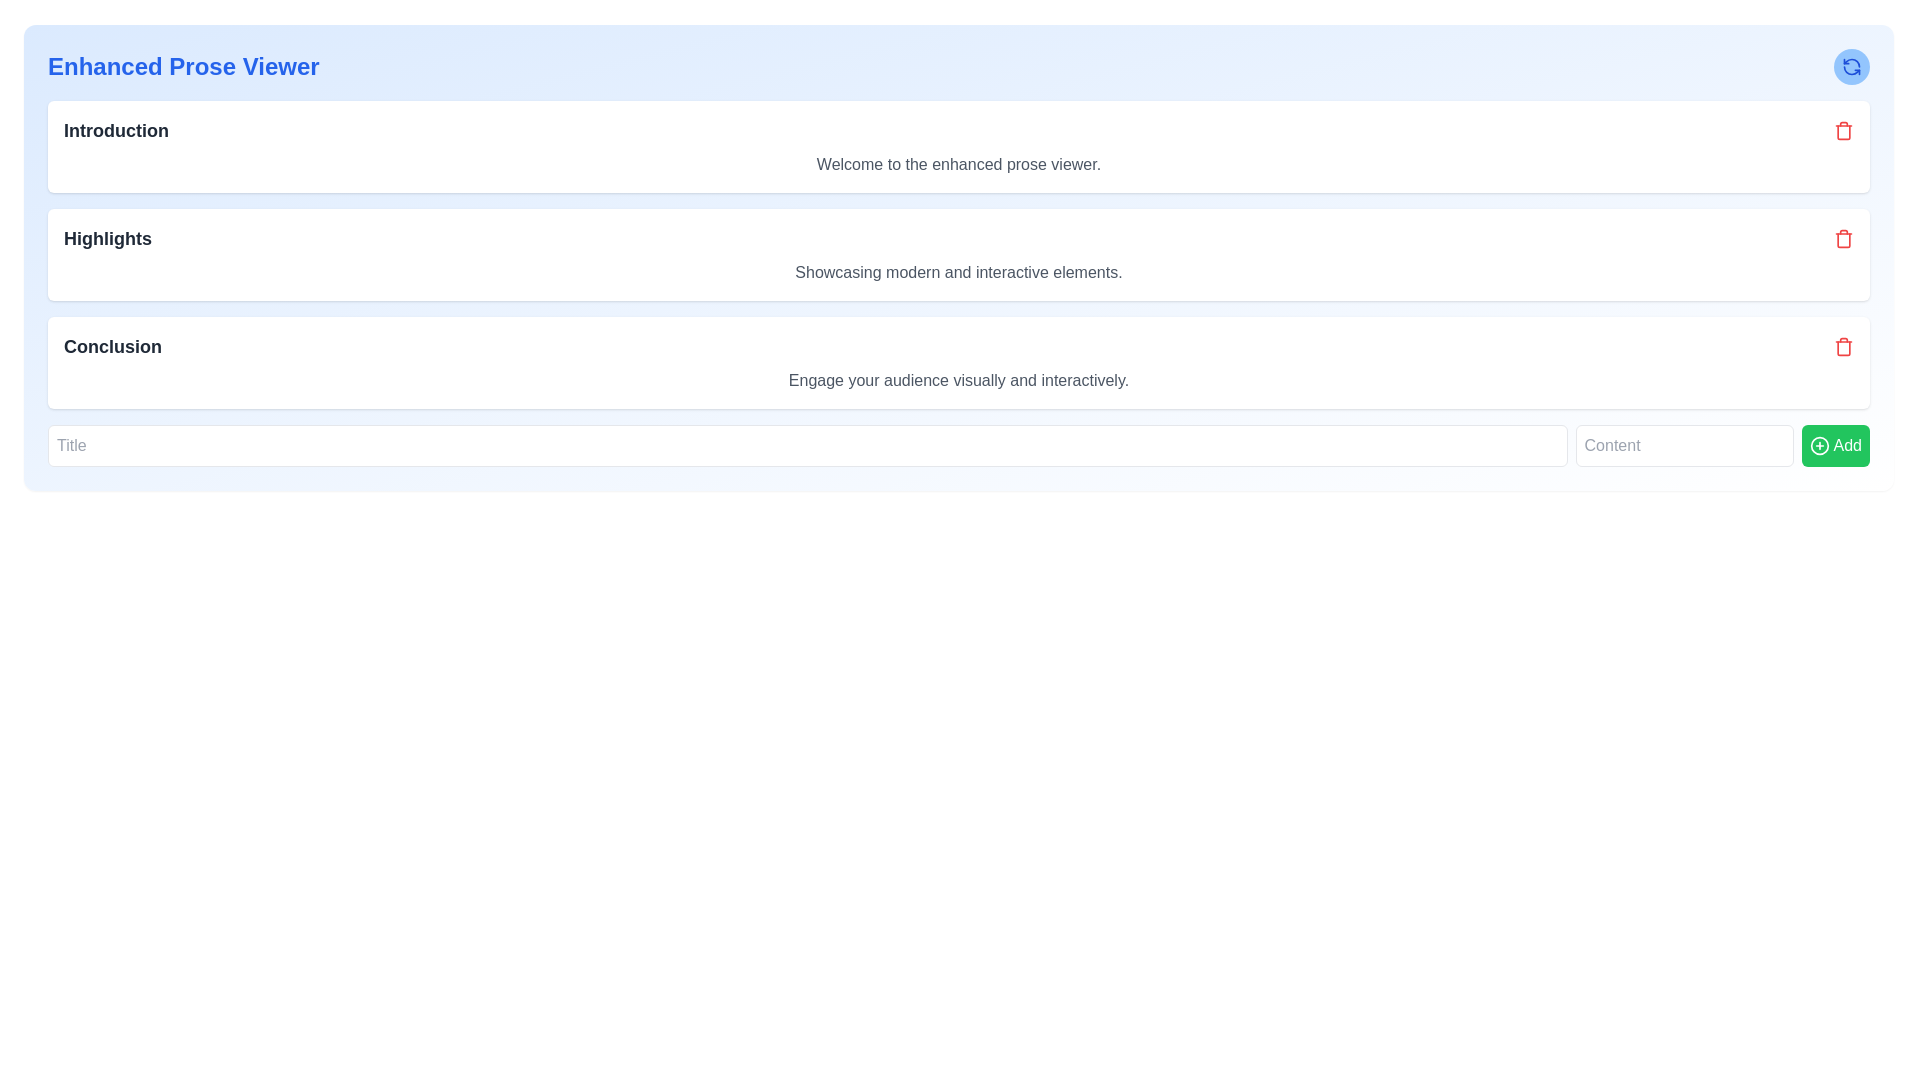 This screenshot has width=1920, height=1080. I want to click on the static text that reads 'Welcome to the enhanced prose viewer.', which is styled in gray and located below the 'Introduction' heading, so click(958, 164).